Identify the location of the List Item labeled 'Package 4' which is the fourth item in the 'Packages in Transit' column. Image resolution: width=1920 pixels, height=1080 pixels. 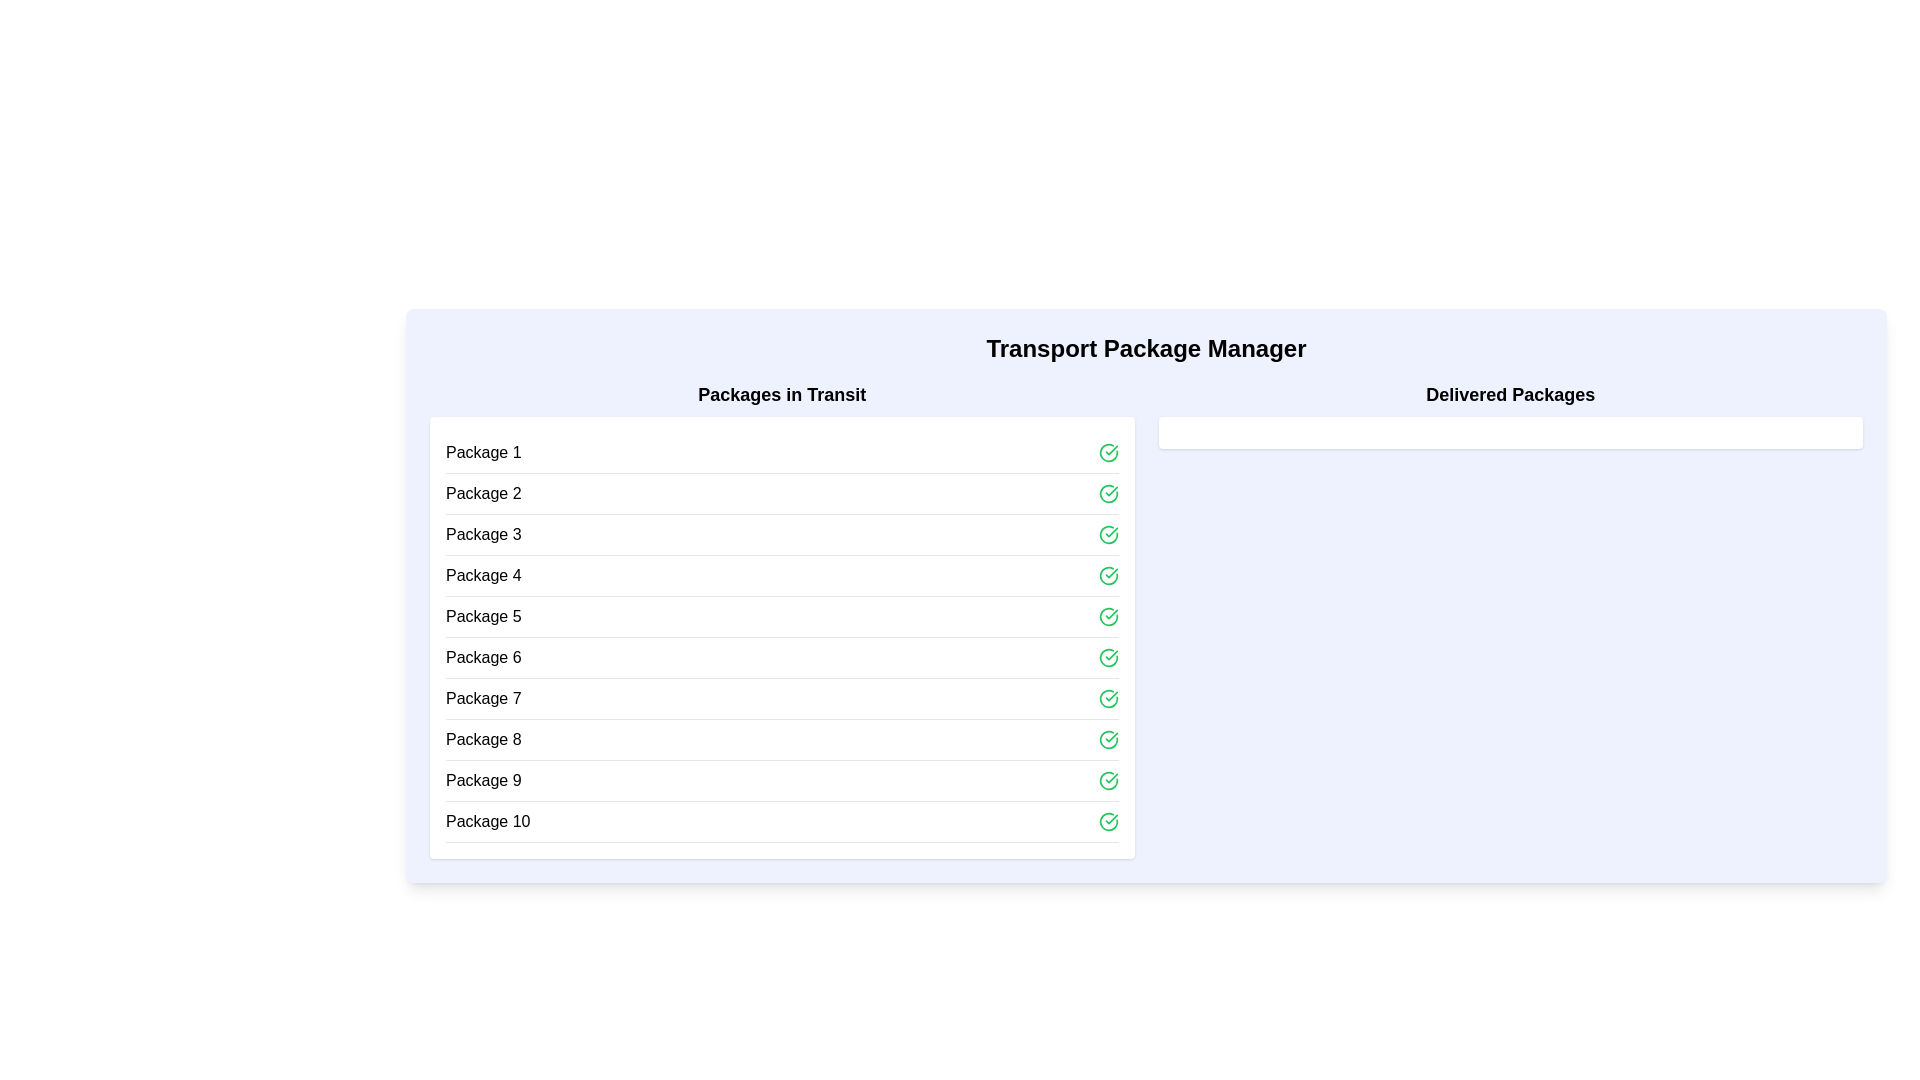
(781, 576).